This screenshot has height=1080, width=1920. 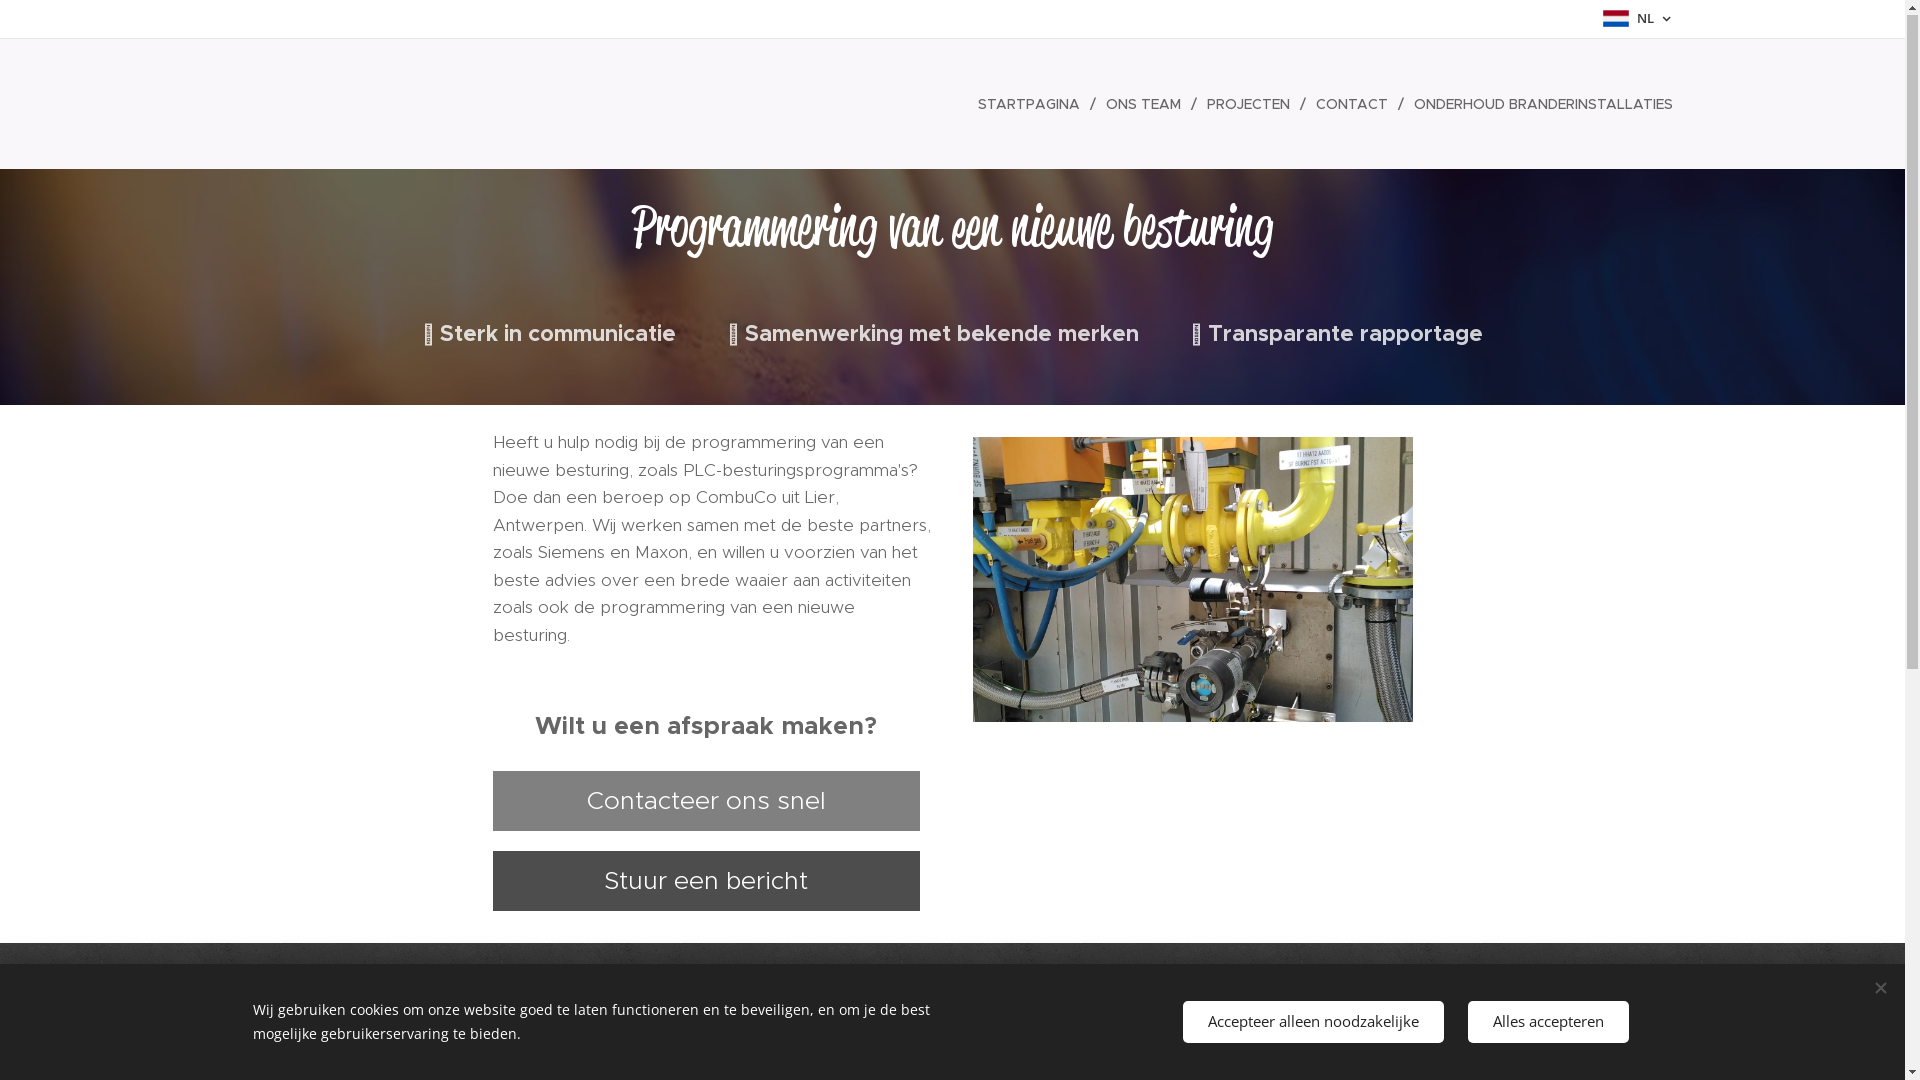 What do you see at coordinates (1033, 104) in the screenshot?
I see `'STARTPAGINA'` at bounding box center [1033, 104].